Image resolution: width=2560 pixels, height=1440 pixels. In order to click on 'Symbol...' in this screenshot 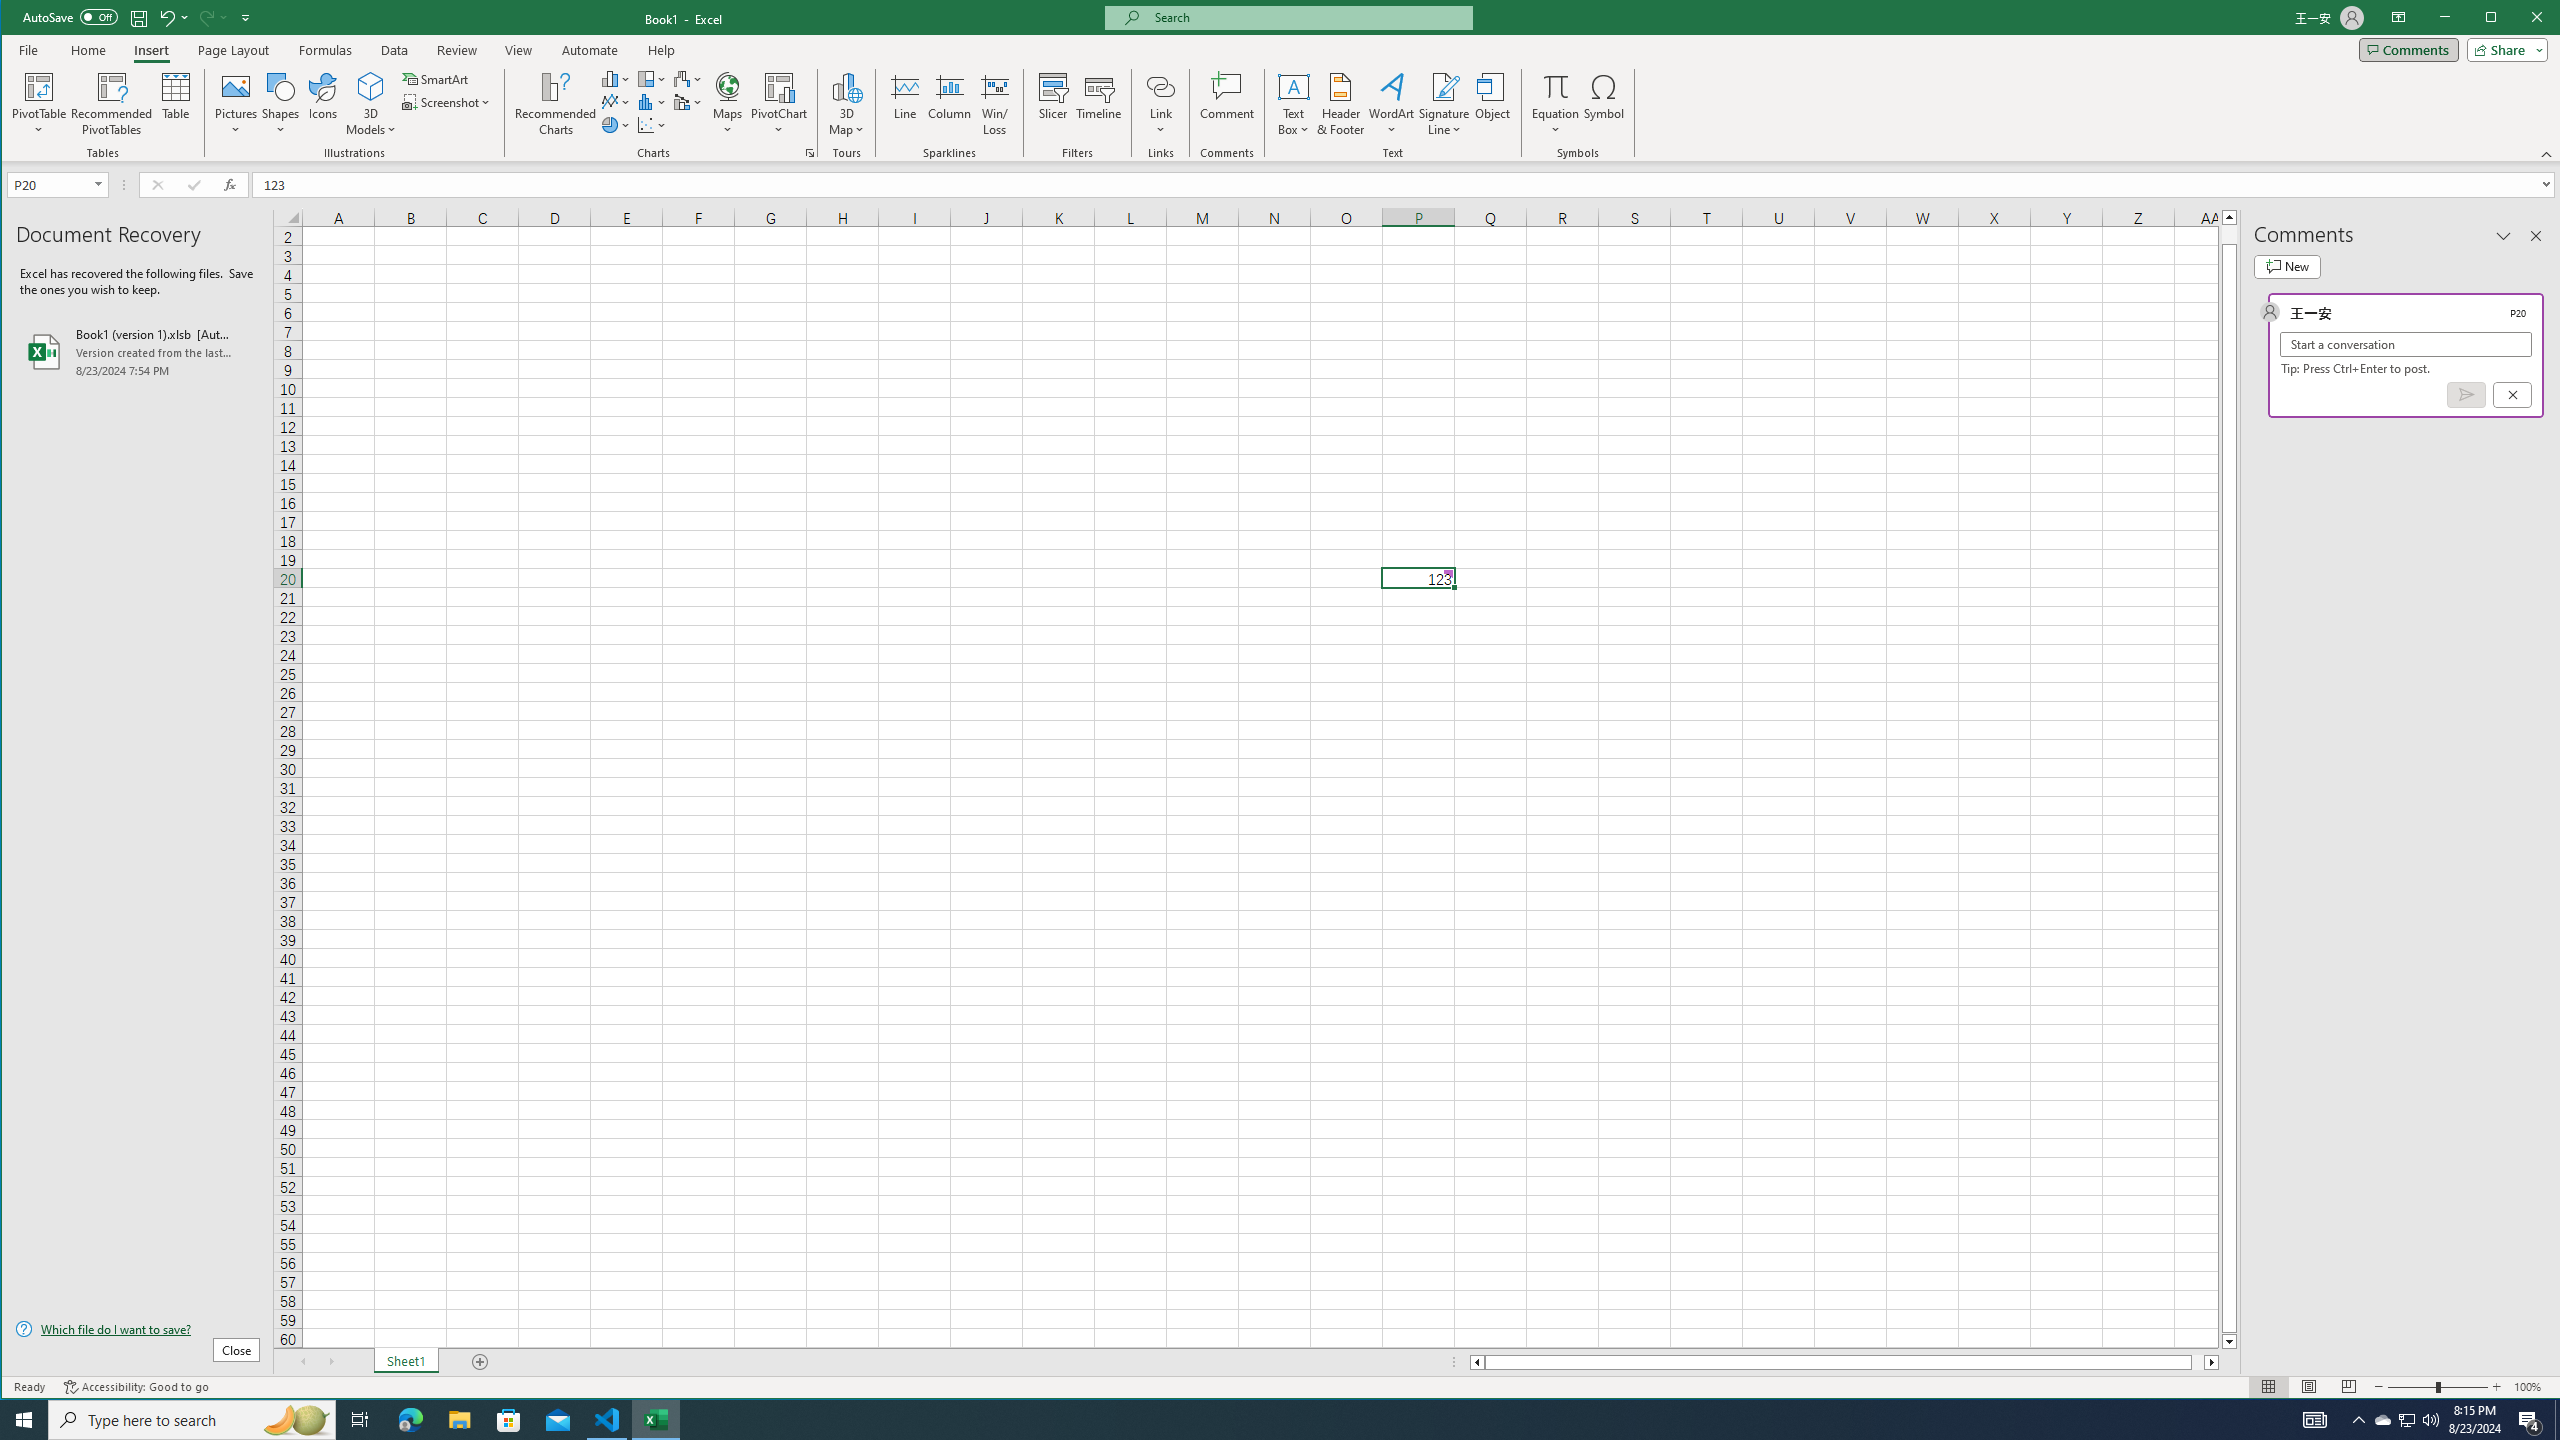, I will do `click(1605, 103)`.